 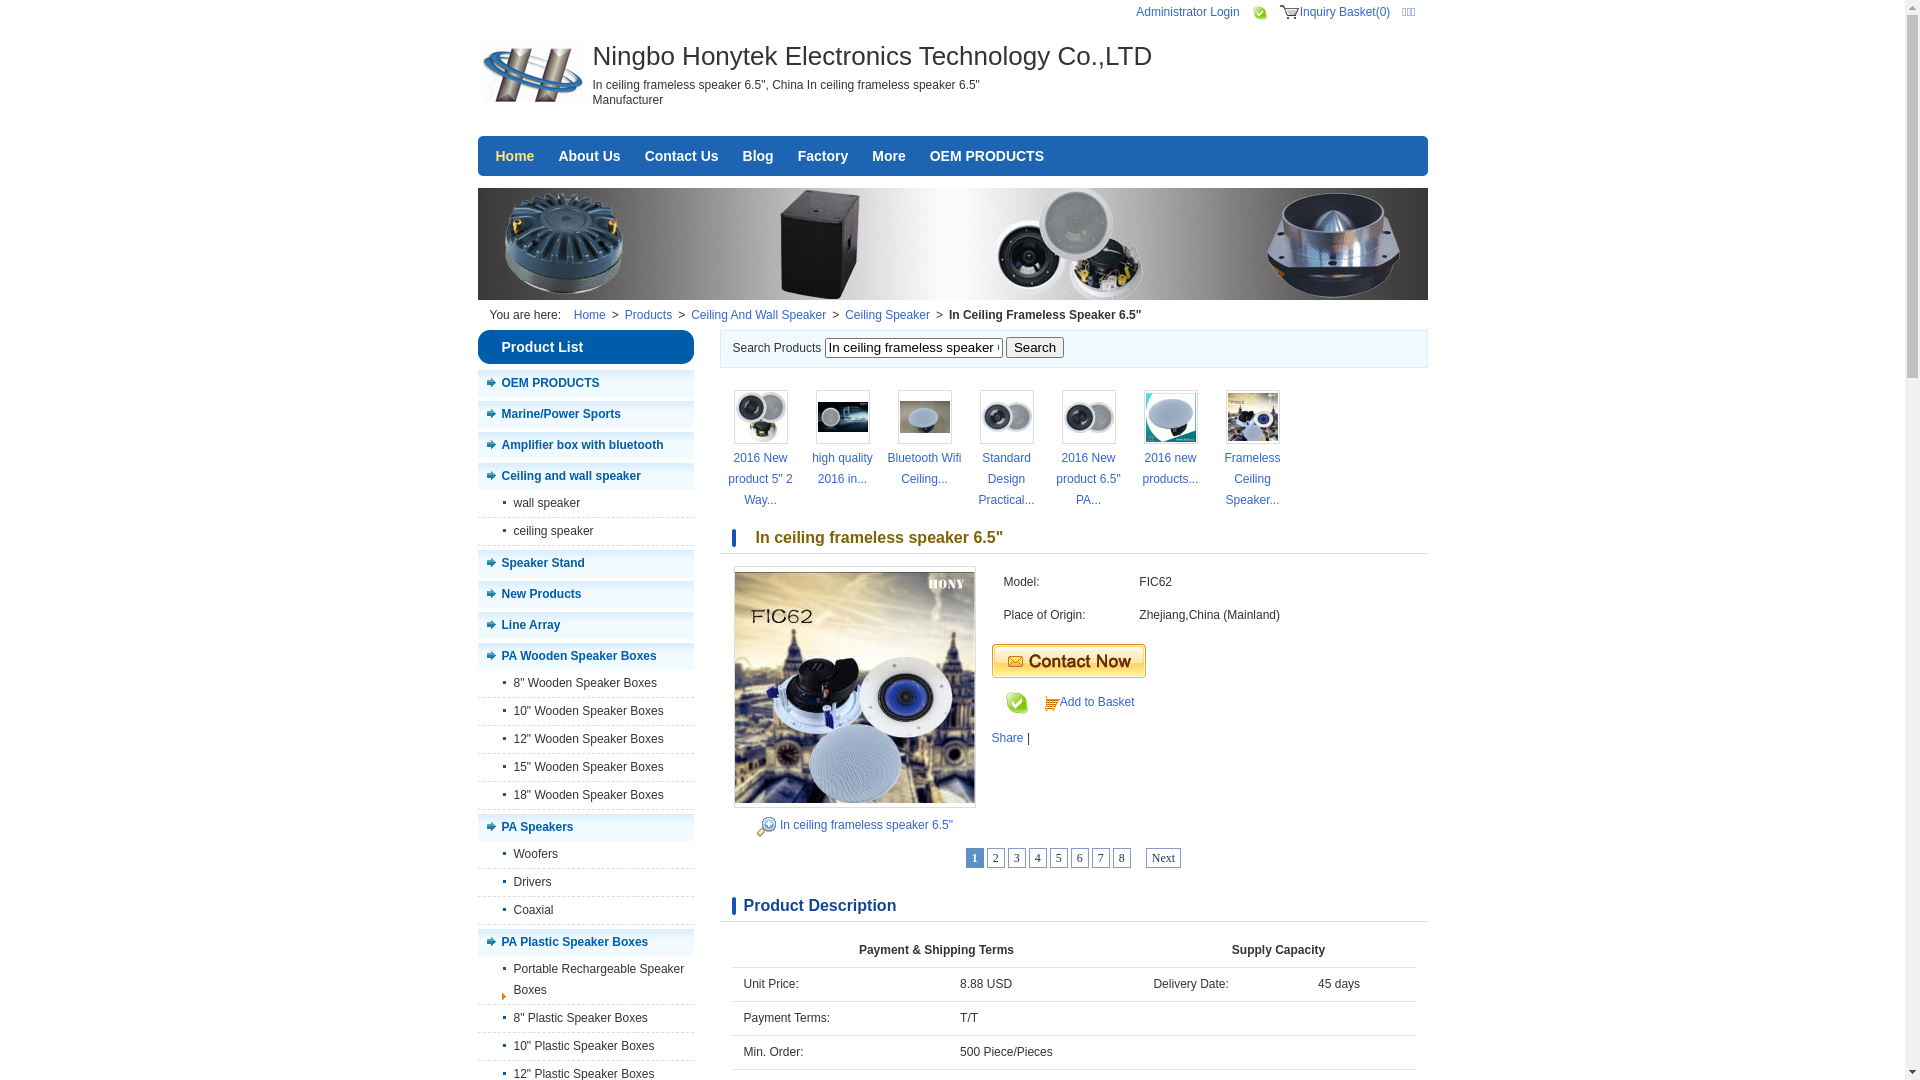 I want to click on 'wall speaker', so click(x=584, y=503).